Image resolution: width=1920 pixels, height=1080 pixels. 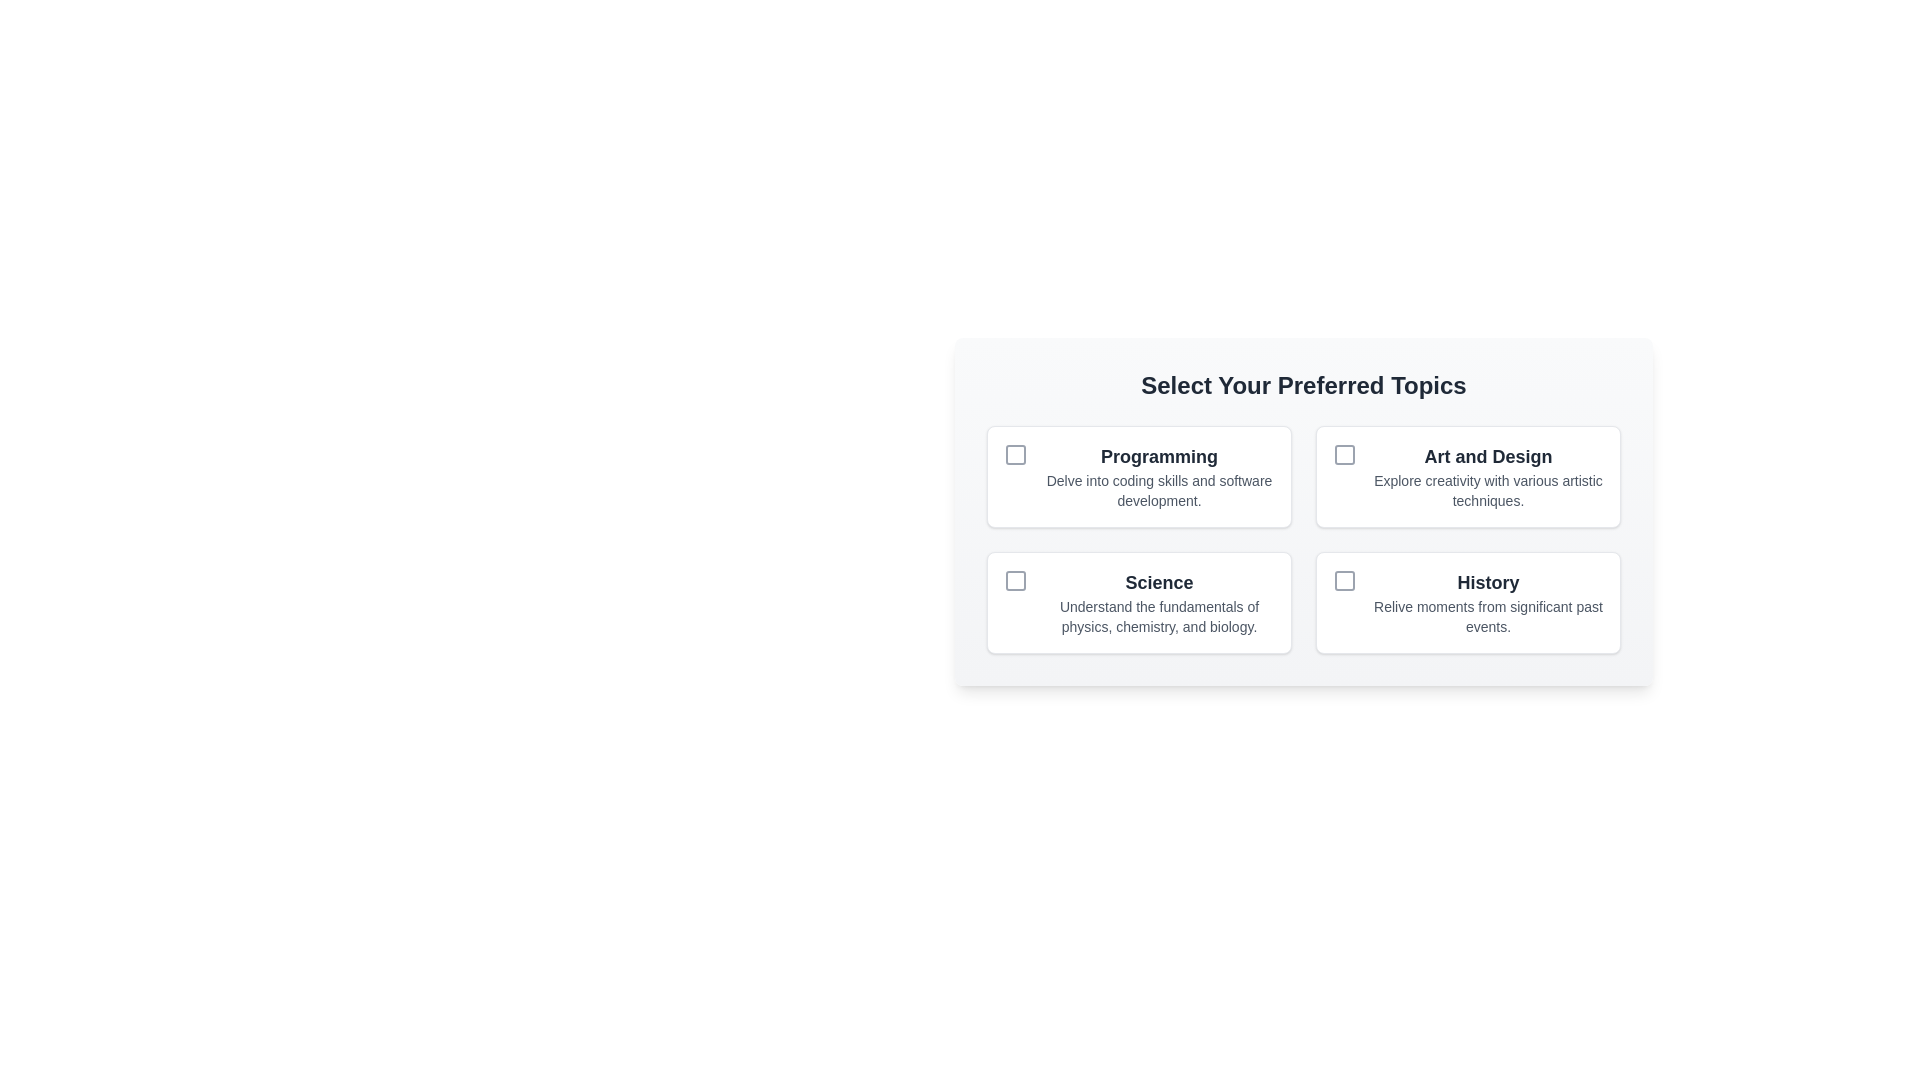 I want to click on the unselected checkbox marker for the 'History' option, so click(x=1344, y=581).